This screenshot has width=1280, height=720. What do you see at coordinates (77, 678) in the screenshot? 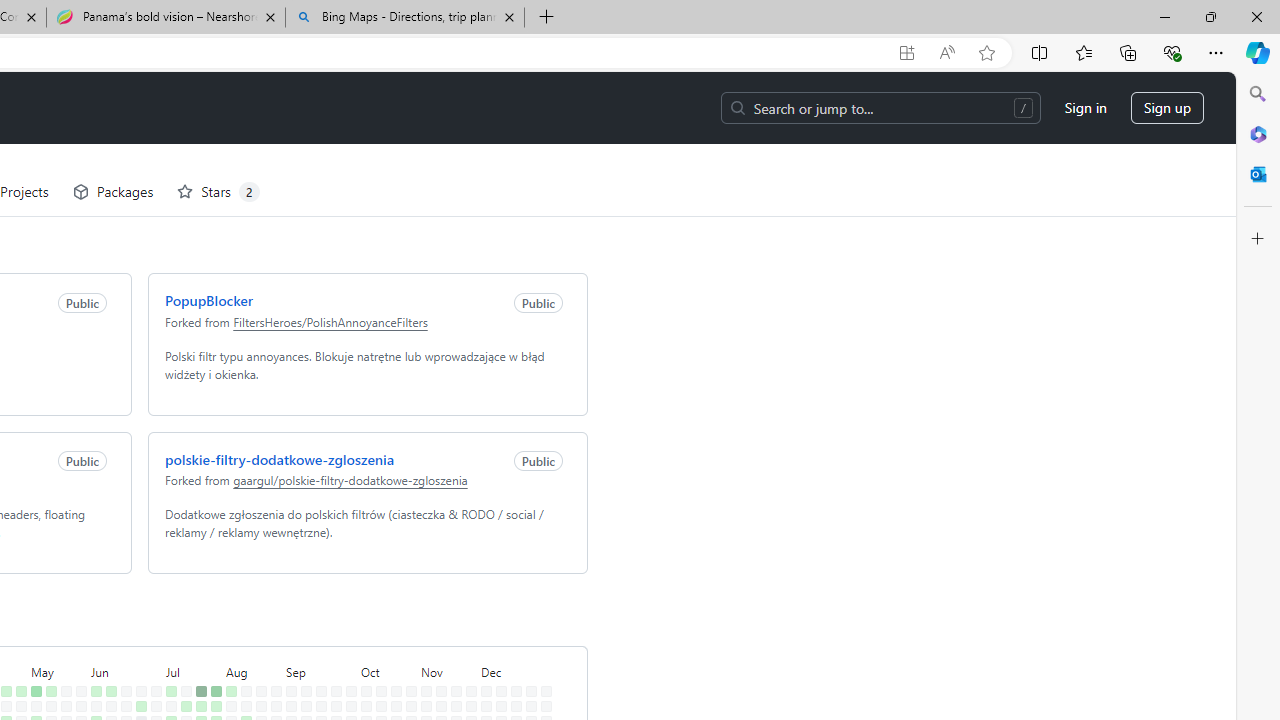
I see `'2 contributions on May 30th.'` at bounding box center [77, 678].